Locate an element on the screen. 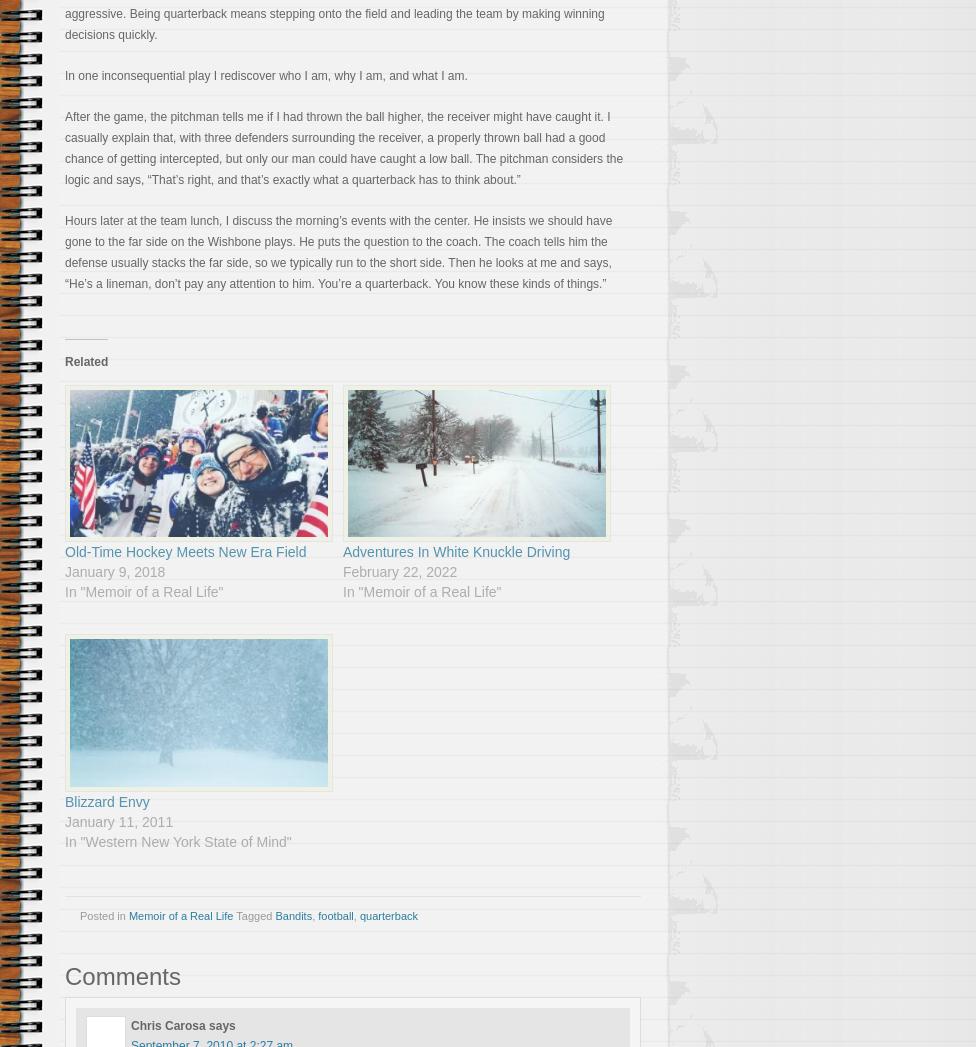 The height and width of the screenshot is (1047, 976). 'Posted in' is located at coordinates (104, 914).